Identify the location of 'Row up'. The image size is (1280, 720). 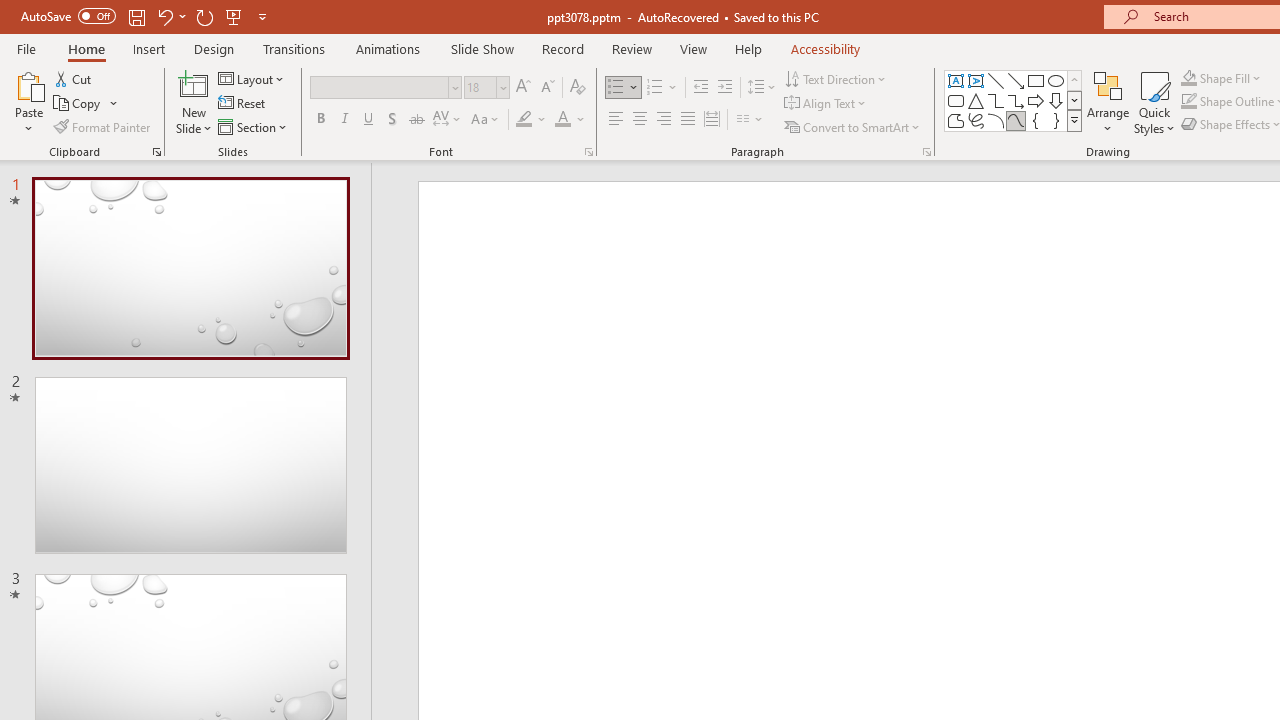
(1073, 79).